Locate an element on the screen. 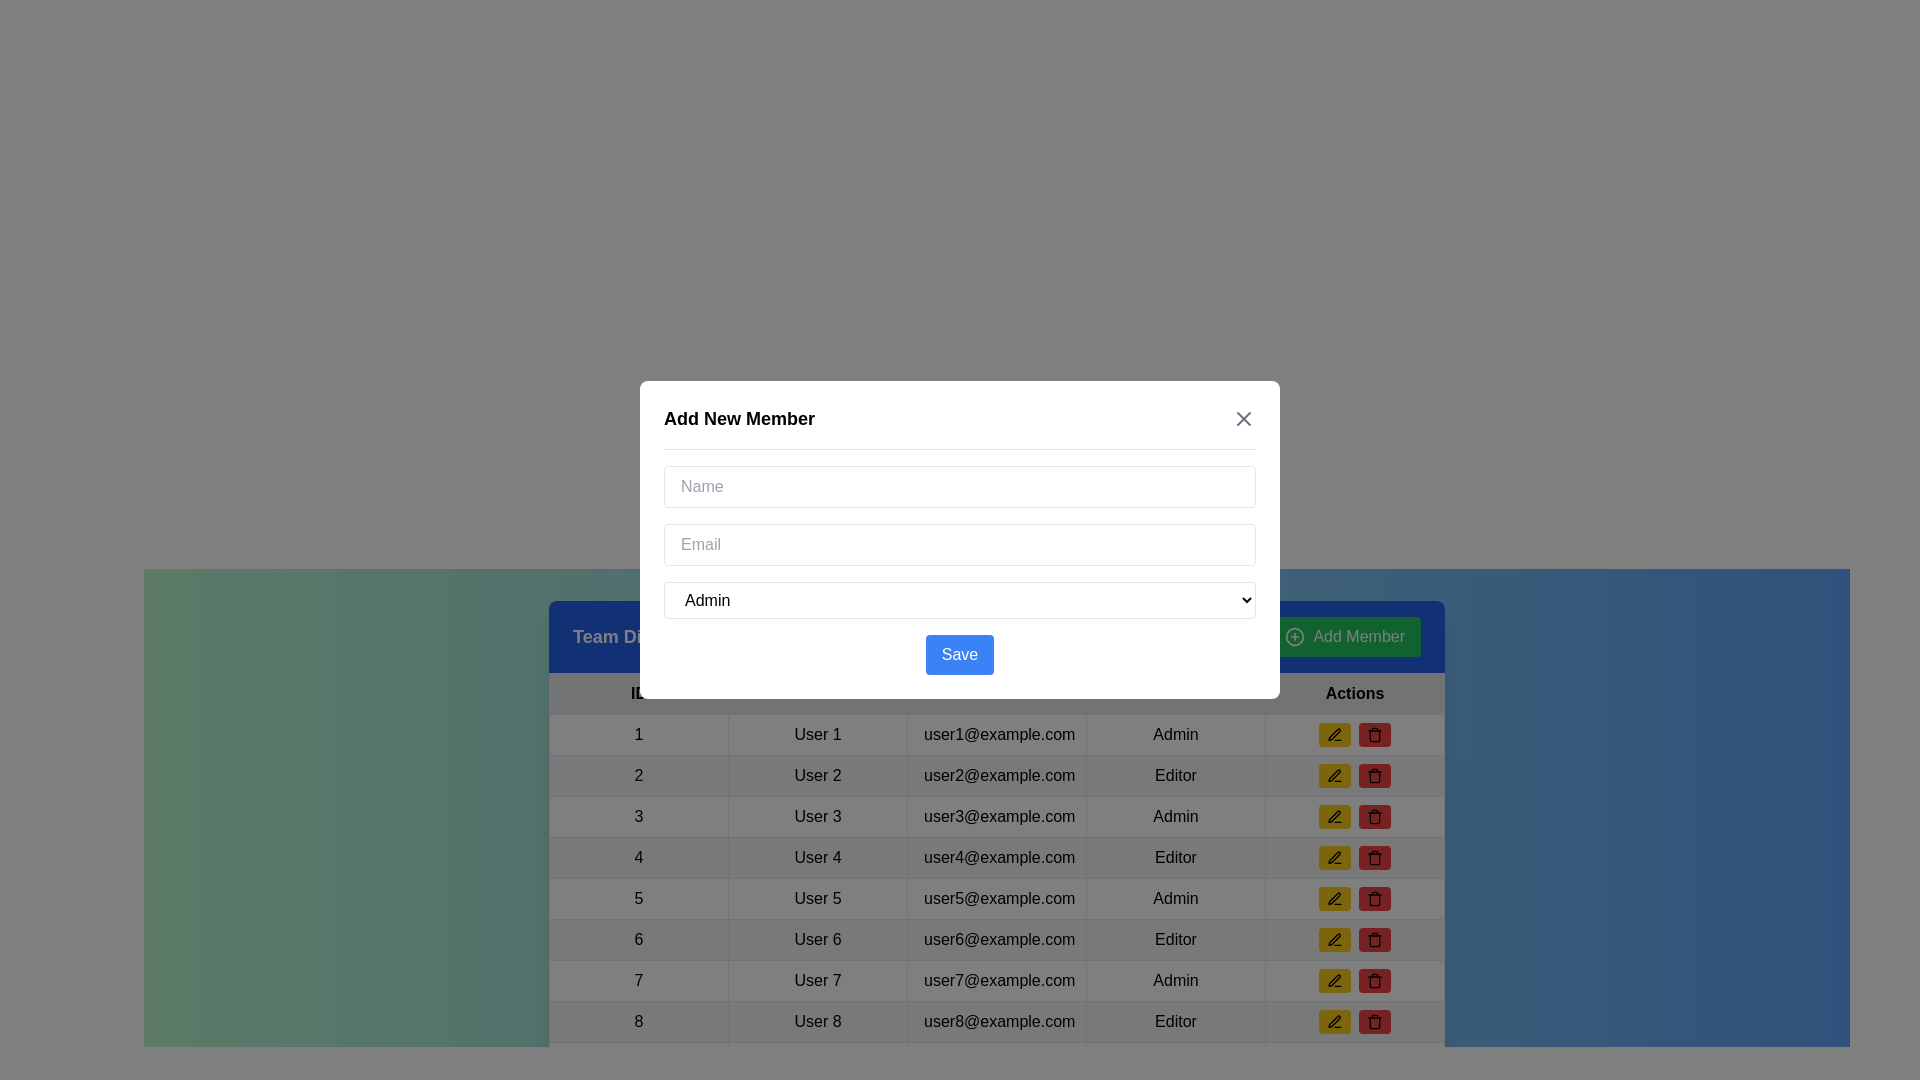 This screenshot has height=1080, width=1920. the delete button with a red background and trash can icon located in the 'Actions' column next to the edit button for 'User 8' is located at coordinates (1373, 940).